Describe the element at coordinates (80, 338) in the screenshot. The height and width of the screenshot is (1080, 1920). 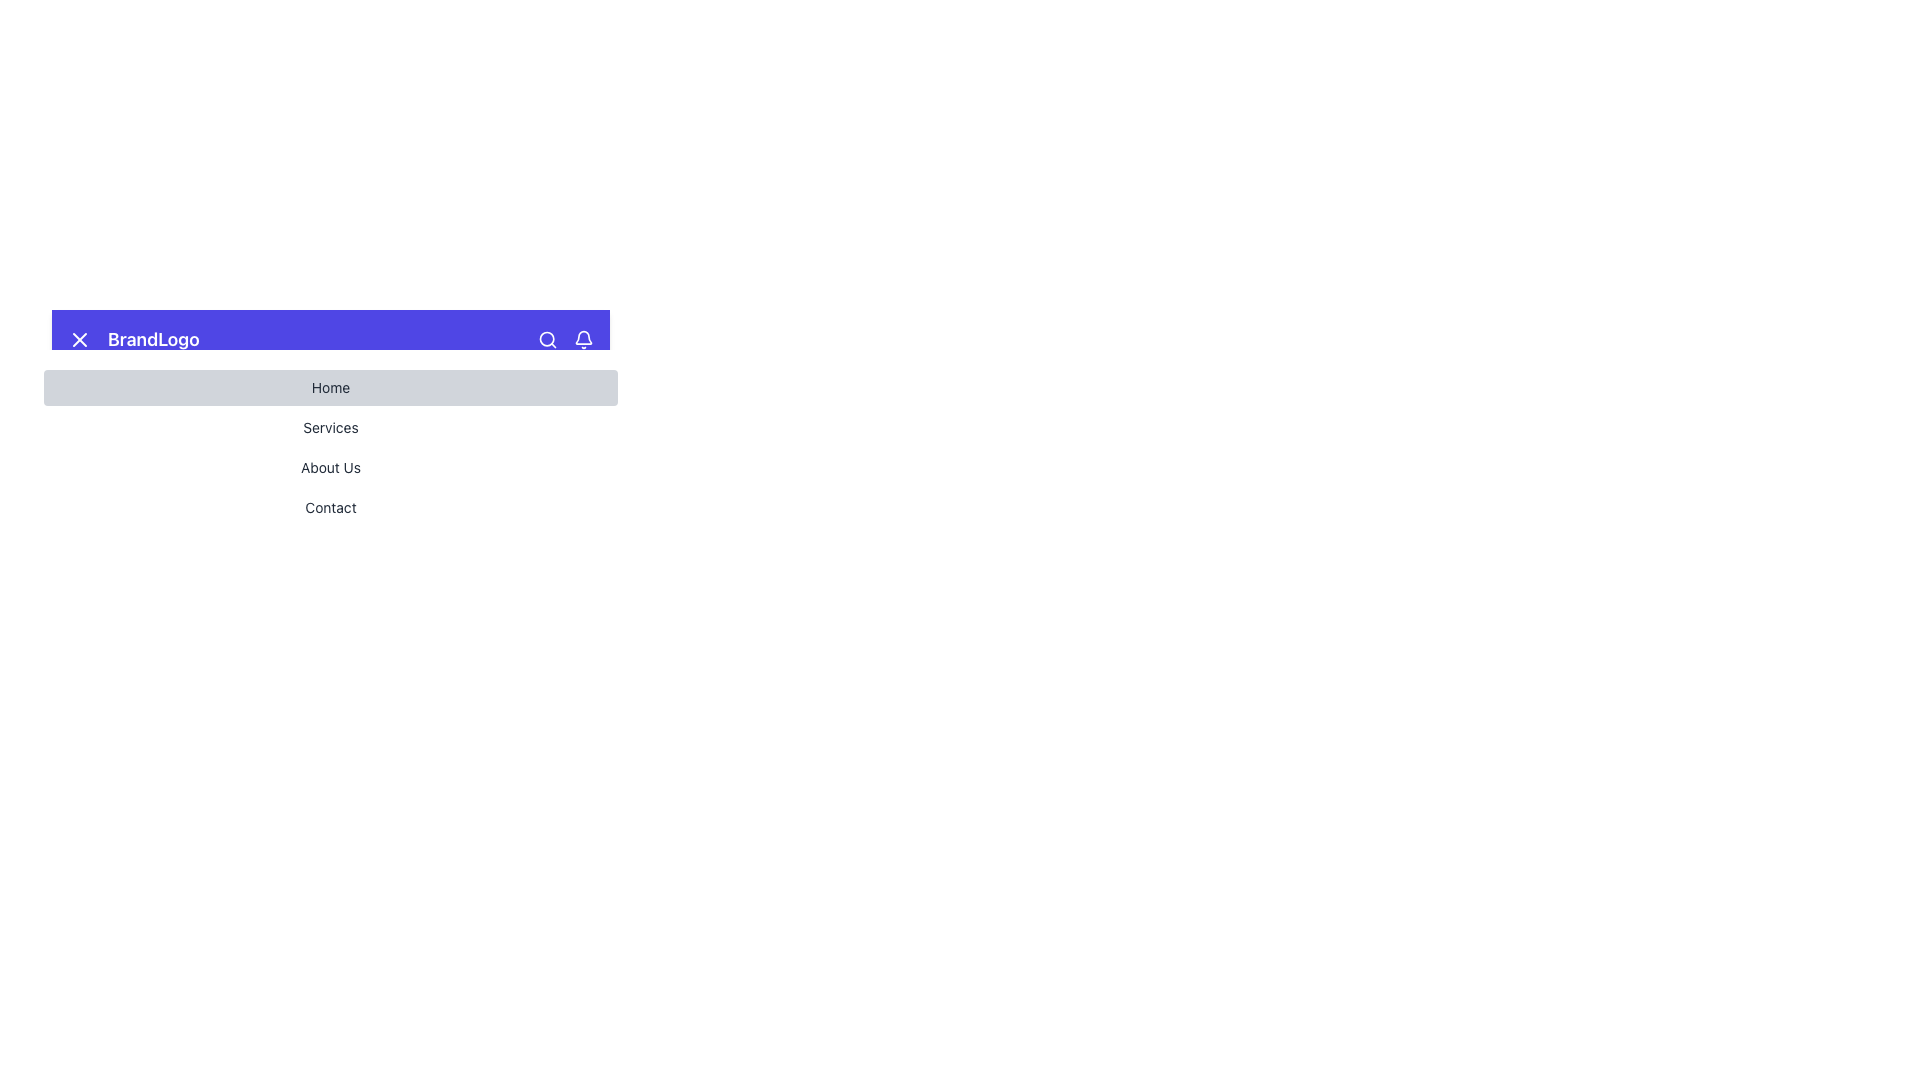
I see `the Interactive icon located in the navigation bar, which functions as a close or cancel button` at that location.